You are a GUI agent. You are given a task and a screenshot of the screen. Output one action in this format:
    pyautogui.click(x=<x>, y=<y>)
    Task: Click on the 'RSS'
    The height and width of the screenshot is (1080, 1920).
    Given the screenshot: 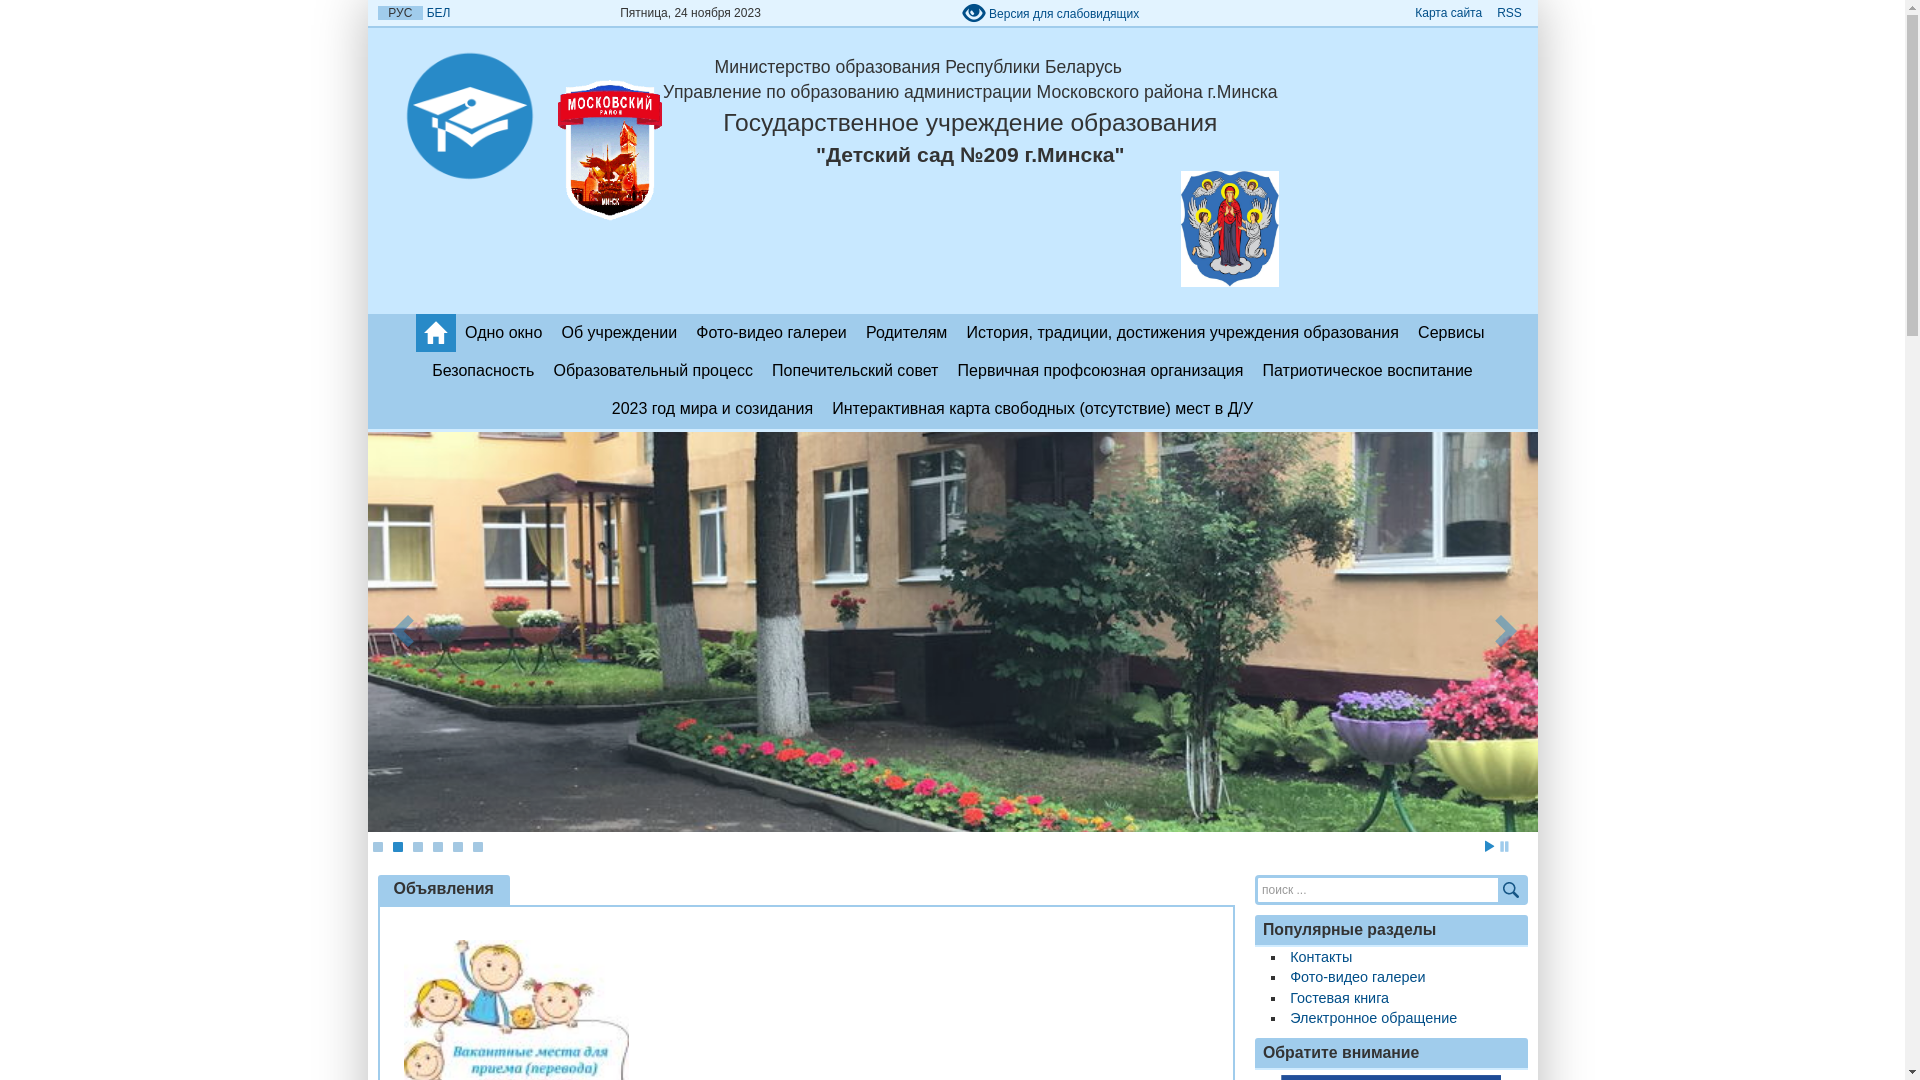 What is the action you would take?
    pyautogui.click(x=1508, y=12)
    